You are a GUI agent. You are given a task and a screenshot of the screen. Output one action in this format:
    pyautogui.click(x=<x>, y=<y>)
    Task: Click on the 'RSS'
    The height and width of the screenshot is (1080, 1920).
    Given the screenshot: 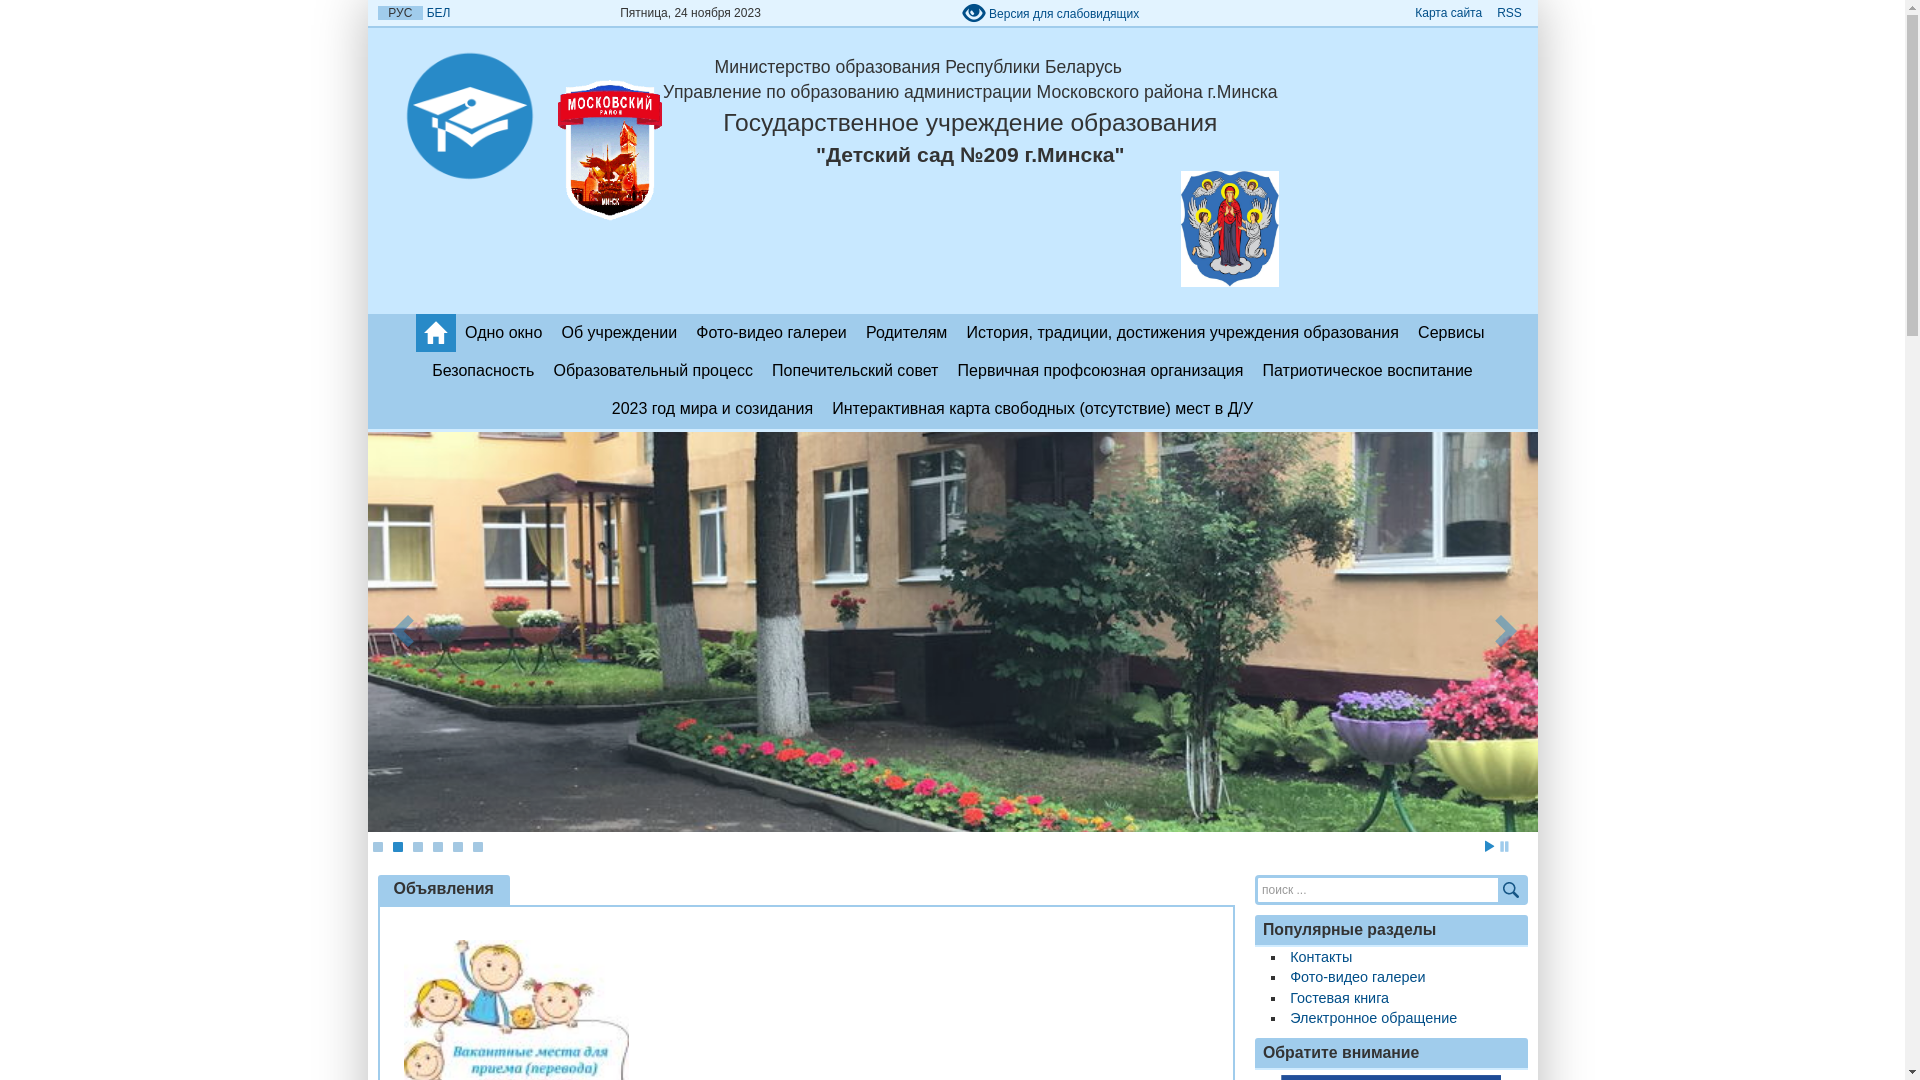 What is the action you would take?
    pyautogui.click(x=1508, y=12)
    